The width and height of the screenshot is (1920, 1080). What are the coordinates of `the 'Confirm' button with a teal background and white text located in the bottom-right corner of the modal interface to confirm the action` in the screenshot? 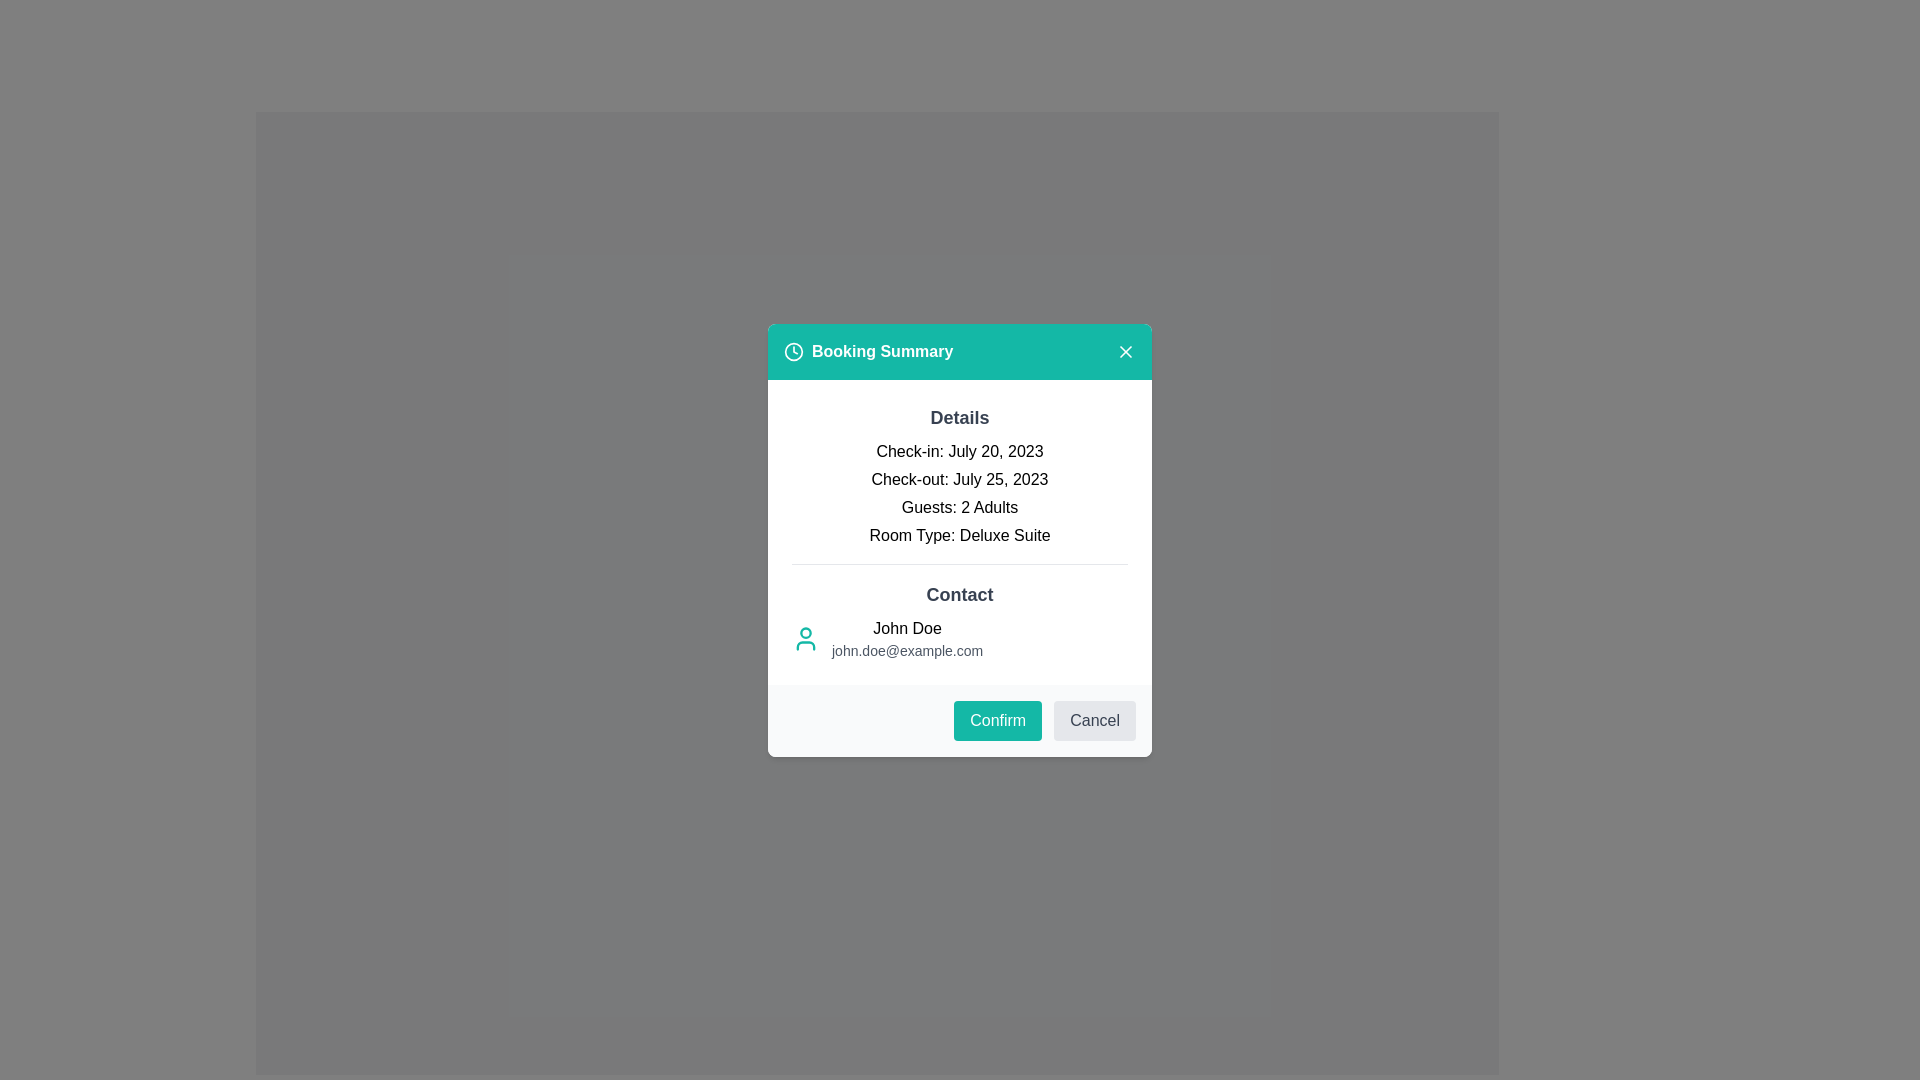 It's located at (998, 720).